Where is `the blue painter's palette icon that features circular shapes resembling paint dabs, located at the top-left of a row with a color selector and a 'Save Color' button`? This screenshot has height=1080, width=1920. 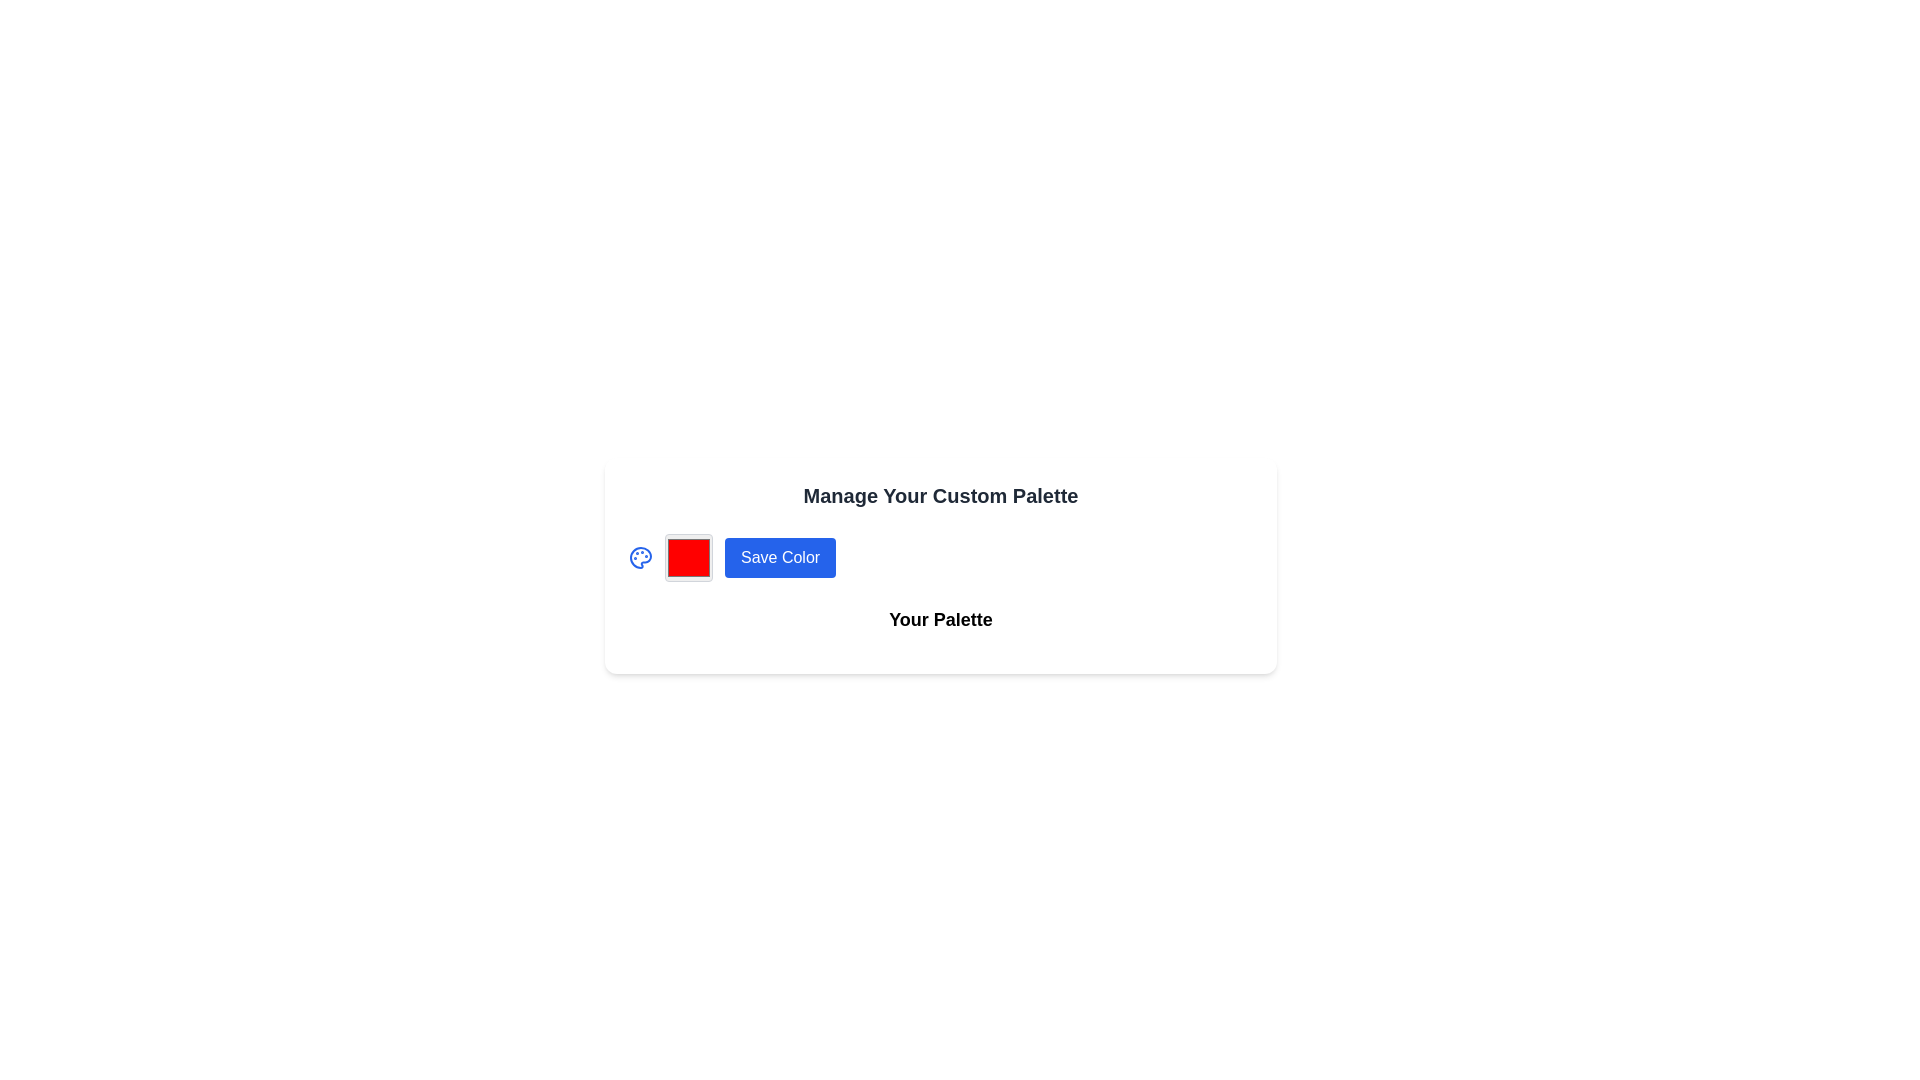 the blue painter's palette icon that features circular shapes resembling paint dabs, located at the top-left of a row with a color selector and a 'Save Color' button is located at coordinates (641, 558).